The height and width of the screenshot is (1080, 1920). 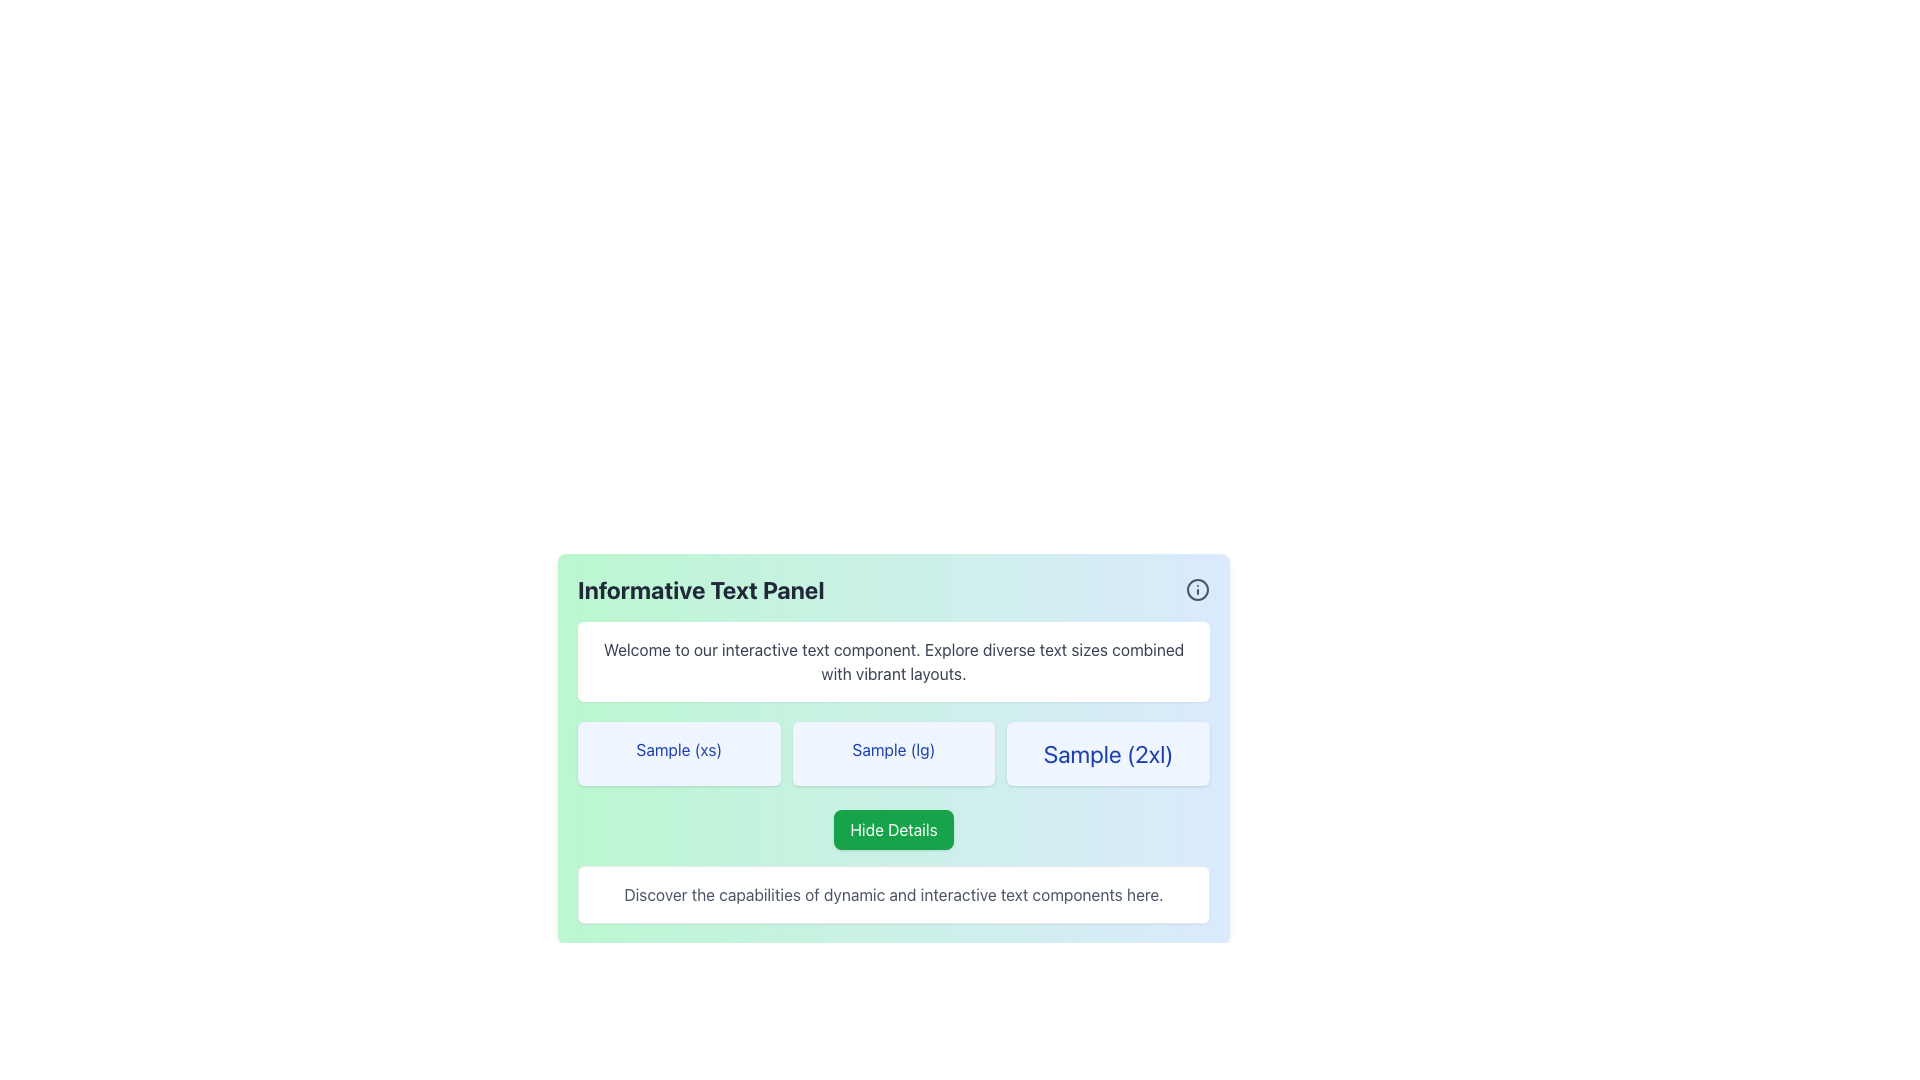 What do you see at coordinates (892, 893) in the screenshot?
I see `the descriptive label located at the bottom of the 'Informative Text Panel', which is centrally aligned beneath the green button labeled 'Hide Details'` at bounding box center [892, 893].